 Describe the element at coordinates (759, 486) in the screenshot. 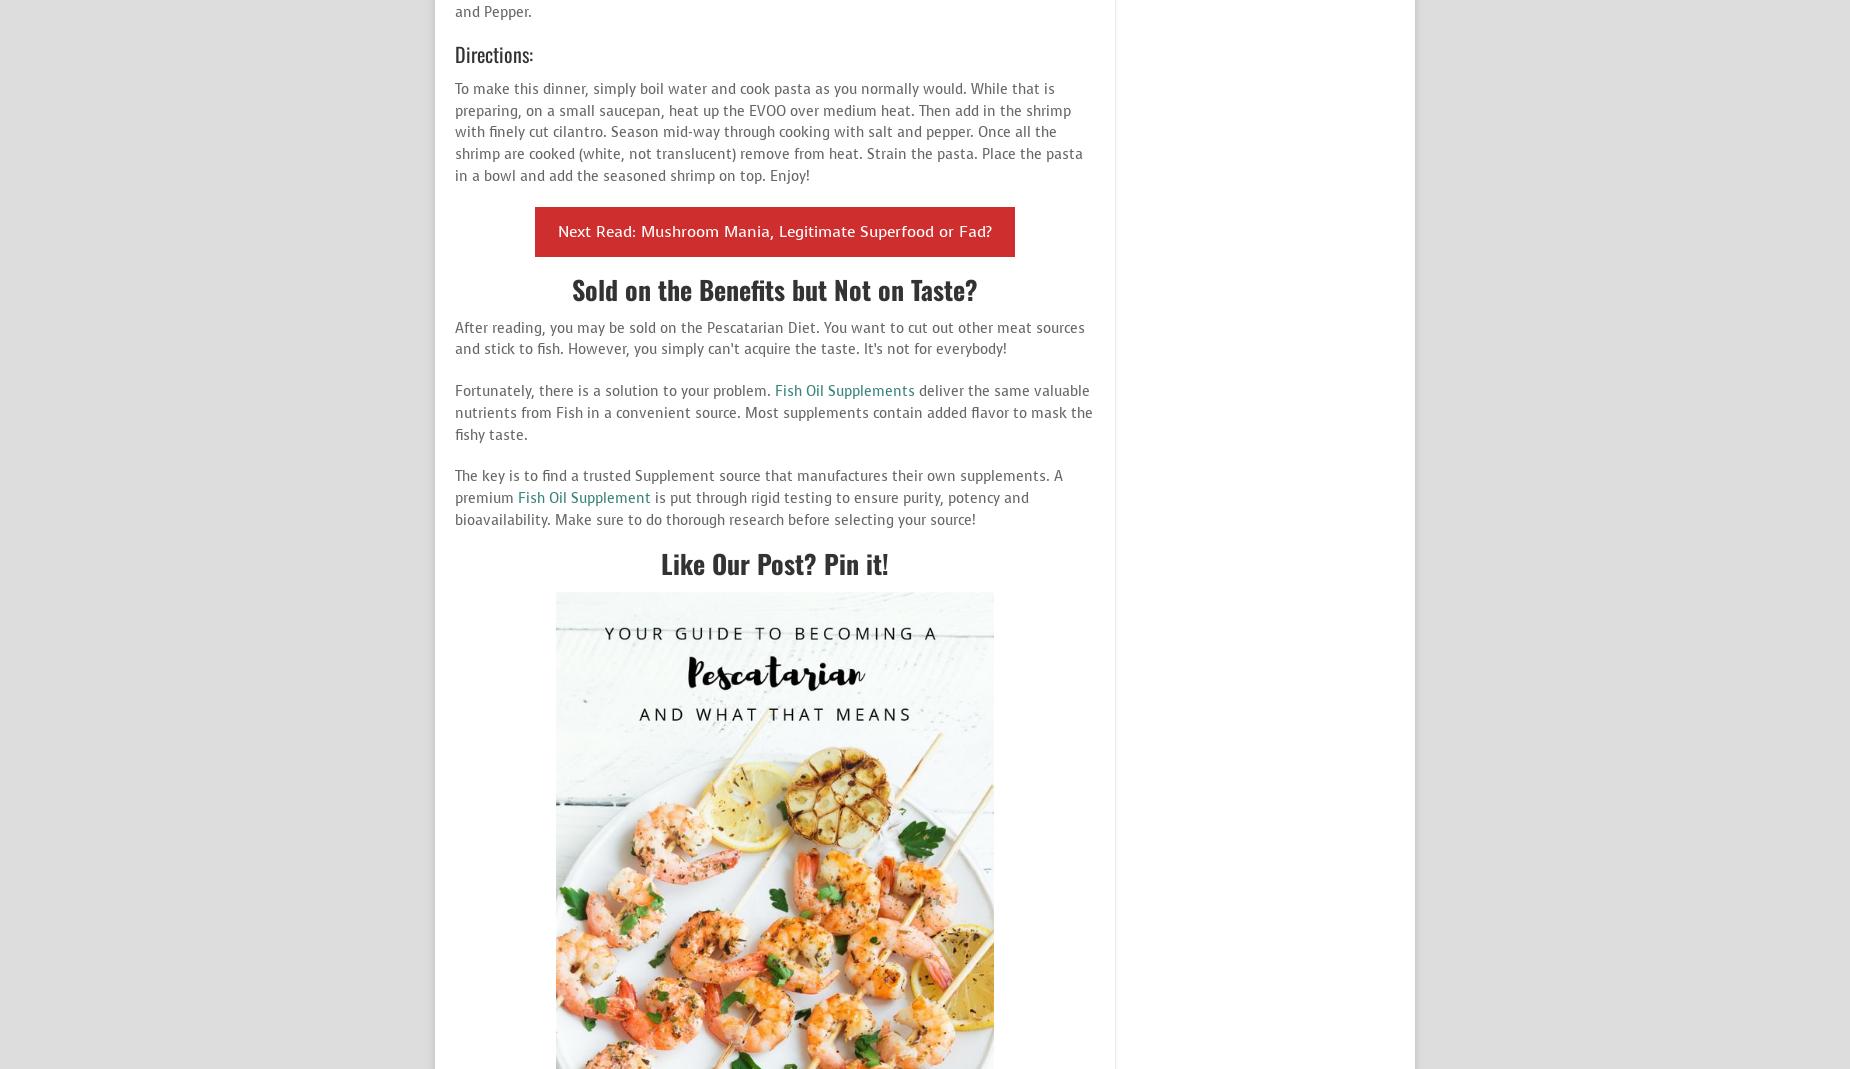

I see `'The key is to find a trusted Supplement source that manufactures their own supplements. A premium'` at that location.